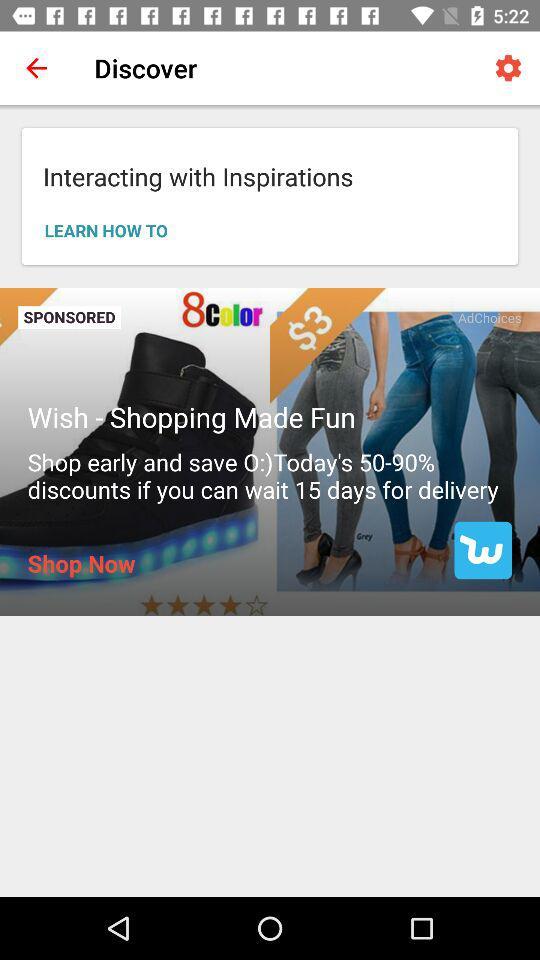 The image size is (540, 960). What do you see at coordinates (36, 68) in the screenshot?
I see `the icon to the left of discover` at bounding box center [36, 68].